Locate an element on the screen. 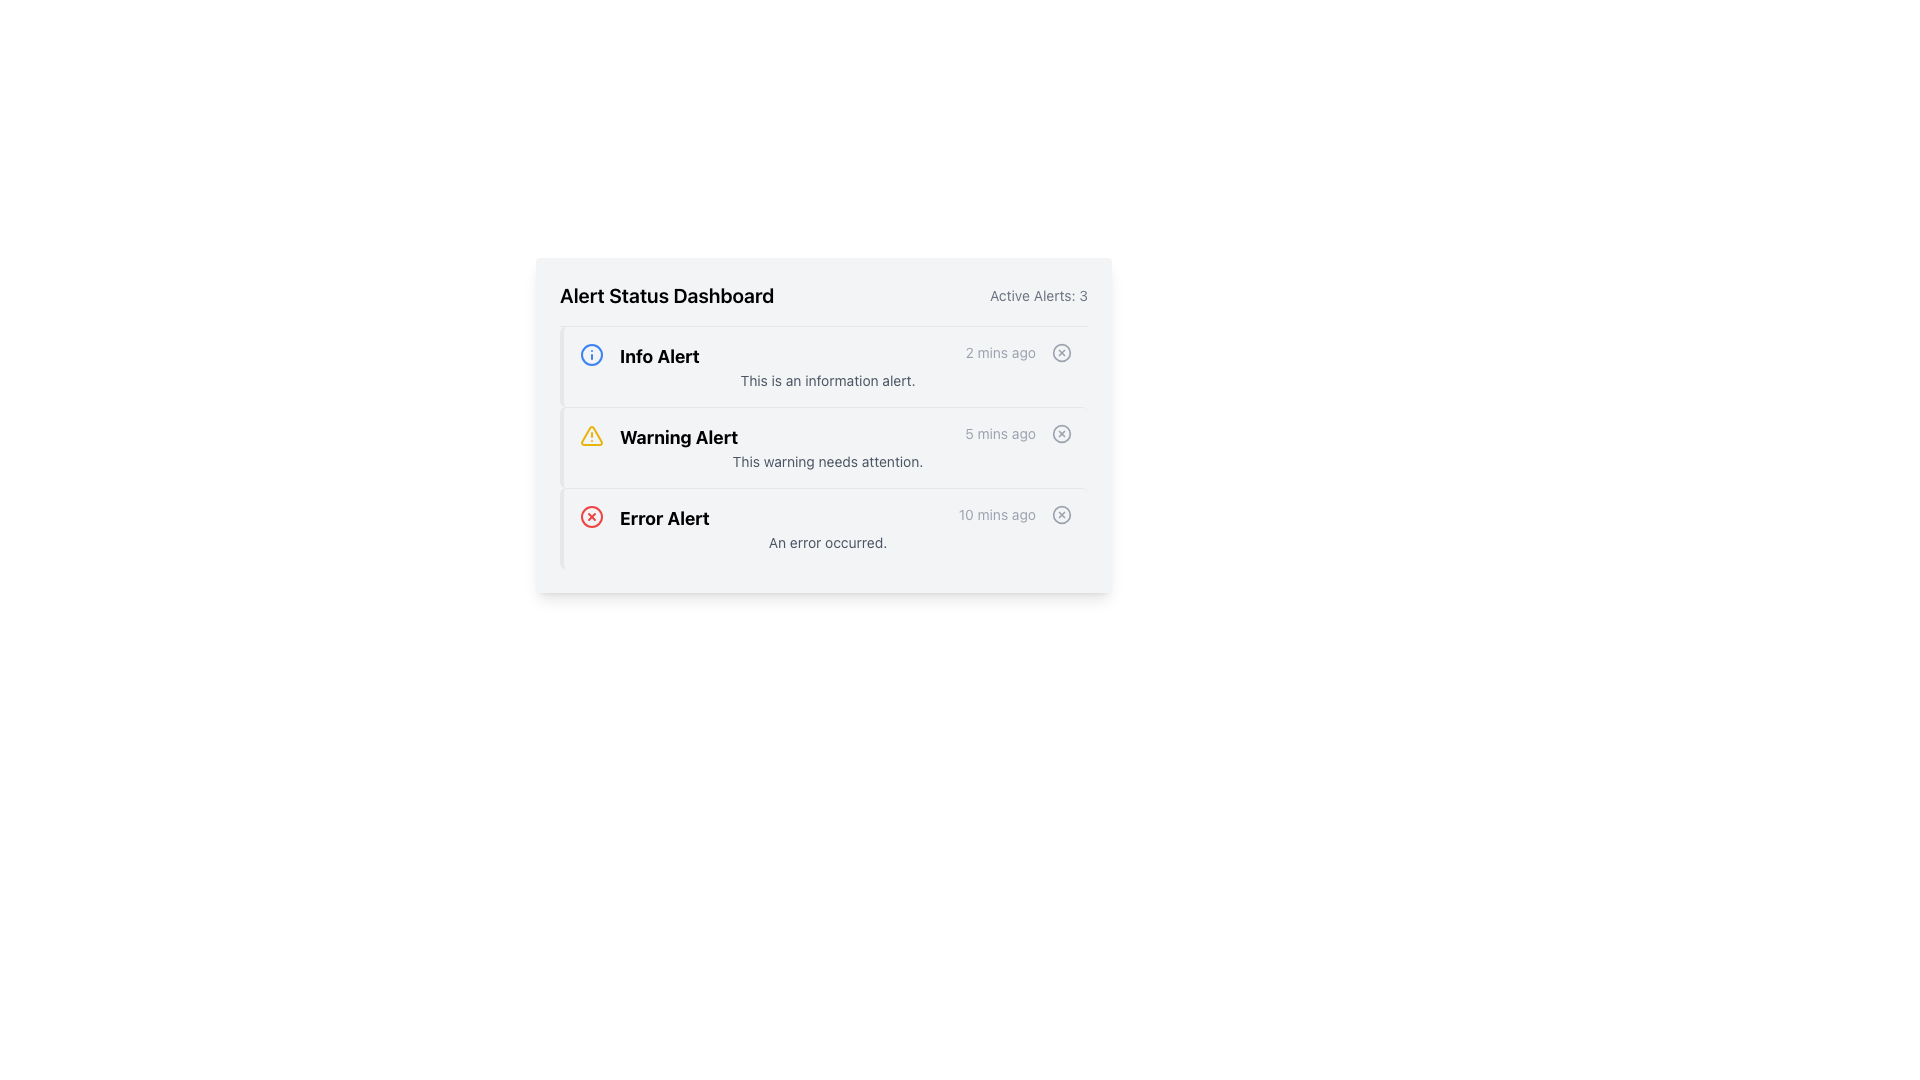 The image size is (1920, 1080). the circular indicator located to the immediate right of the 'Info Alert' notification, aligned with the '2 mins ago' timestamp is located at coordinates (1060, 352).